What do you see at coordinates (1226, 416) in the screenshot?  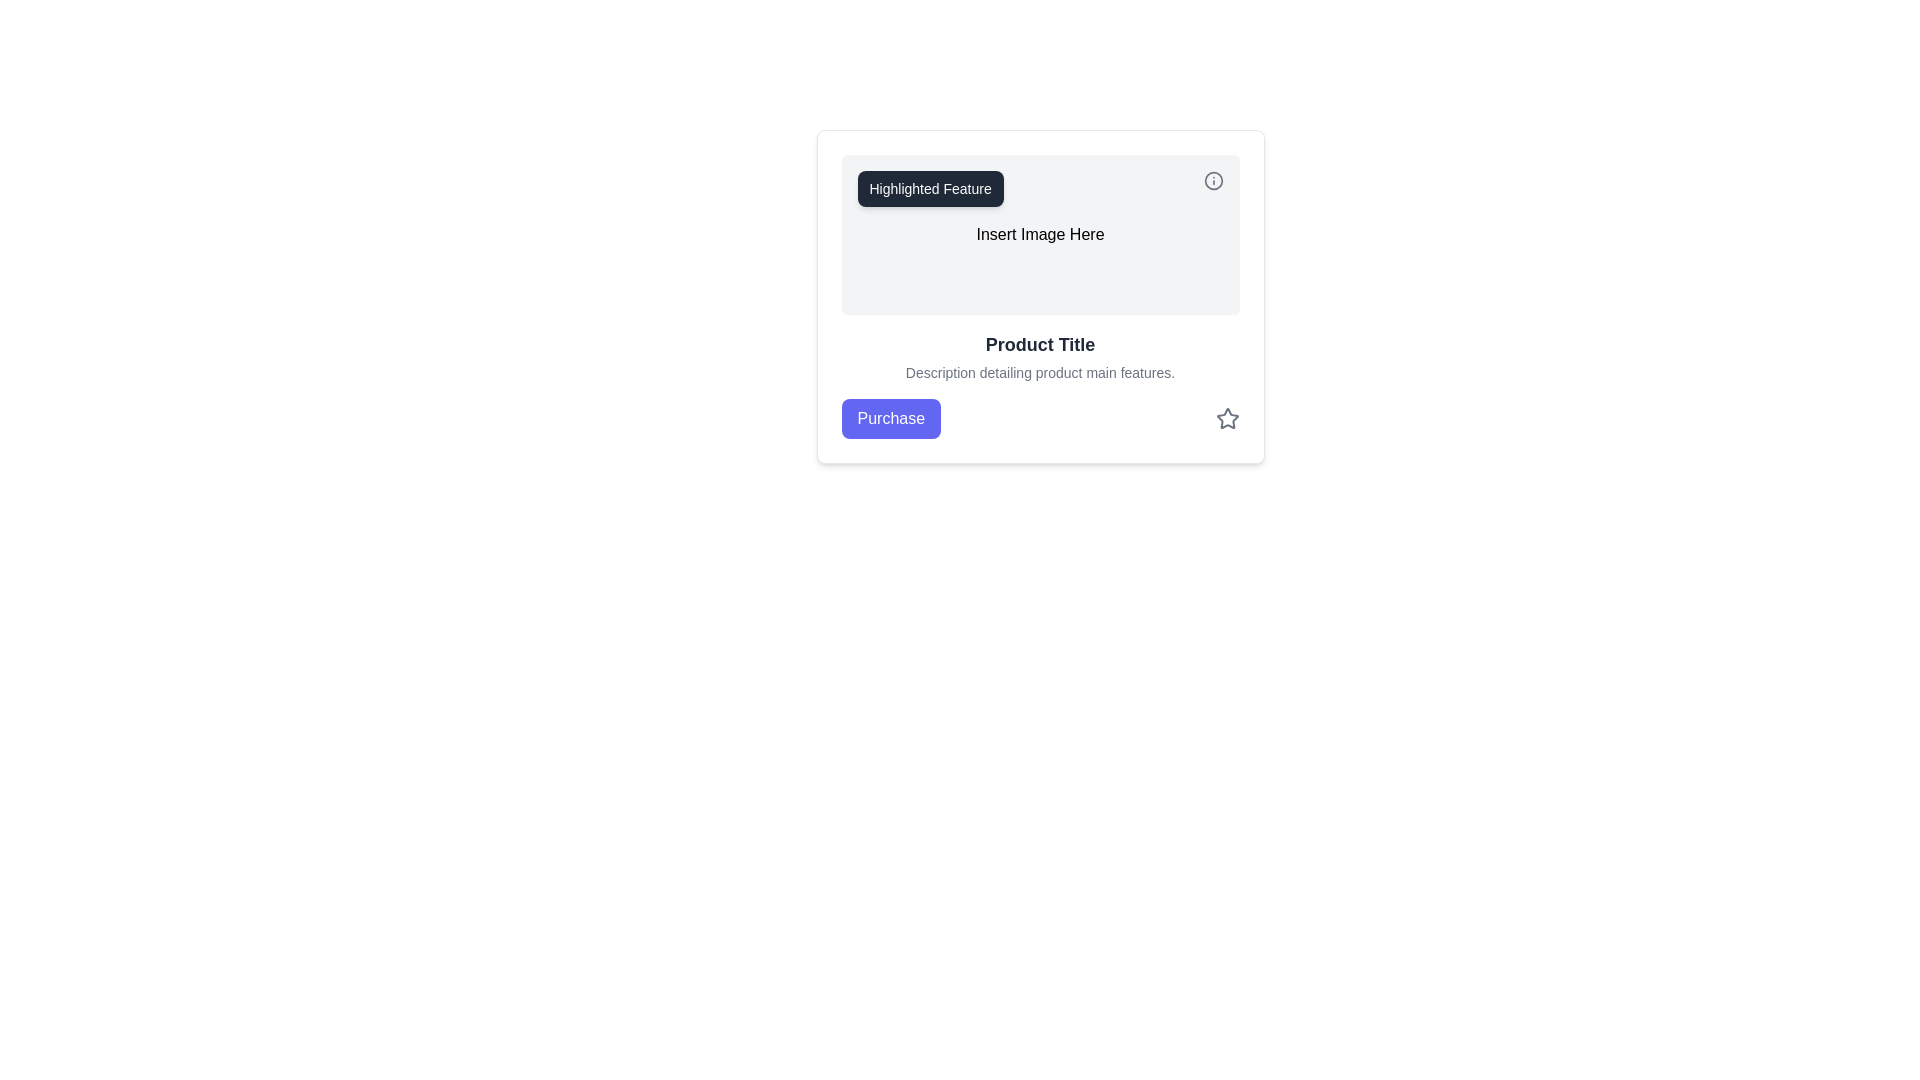 I see `the star icon located at the bottom-right of the card, adjacent to the 'Purchase' button, which serves as a rating functionality icon` at bounding box center [1226, 416].